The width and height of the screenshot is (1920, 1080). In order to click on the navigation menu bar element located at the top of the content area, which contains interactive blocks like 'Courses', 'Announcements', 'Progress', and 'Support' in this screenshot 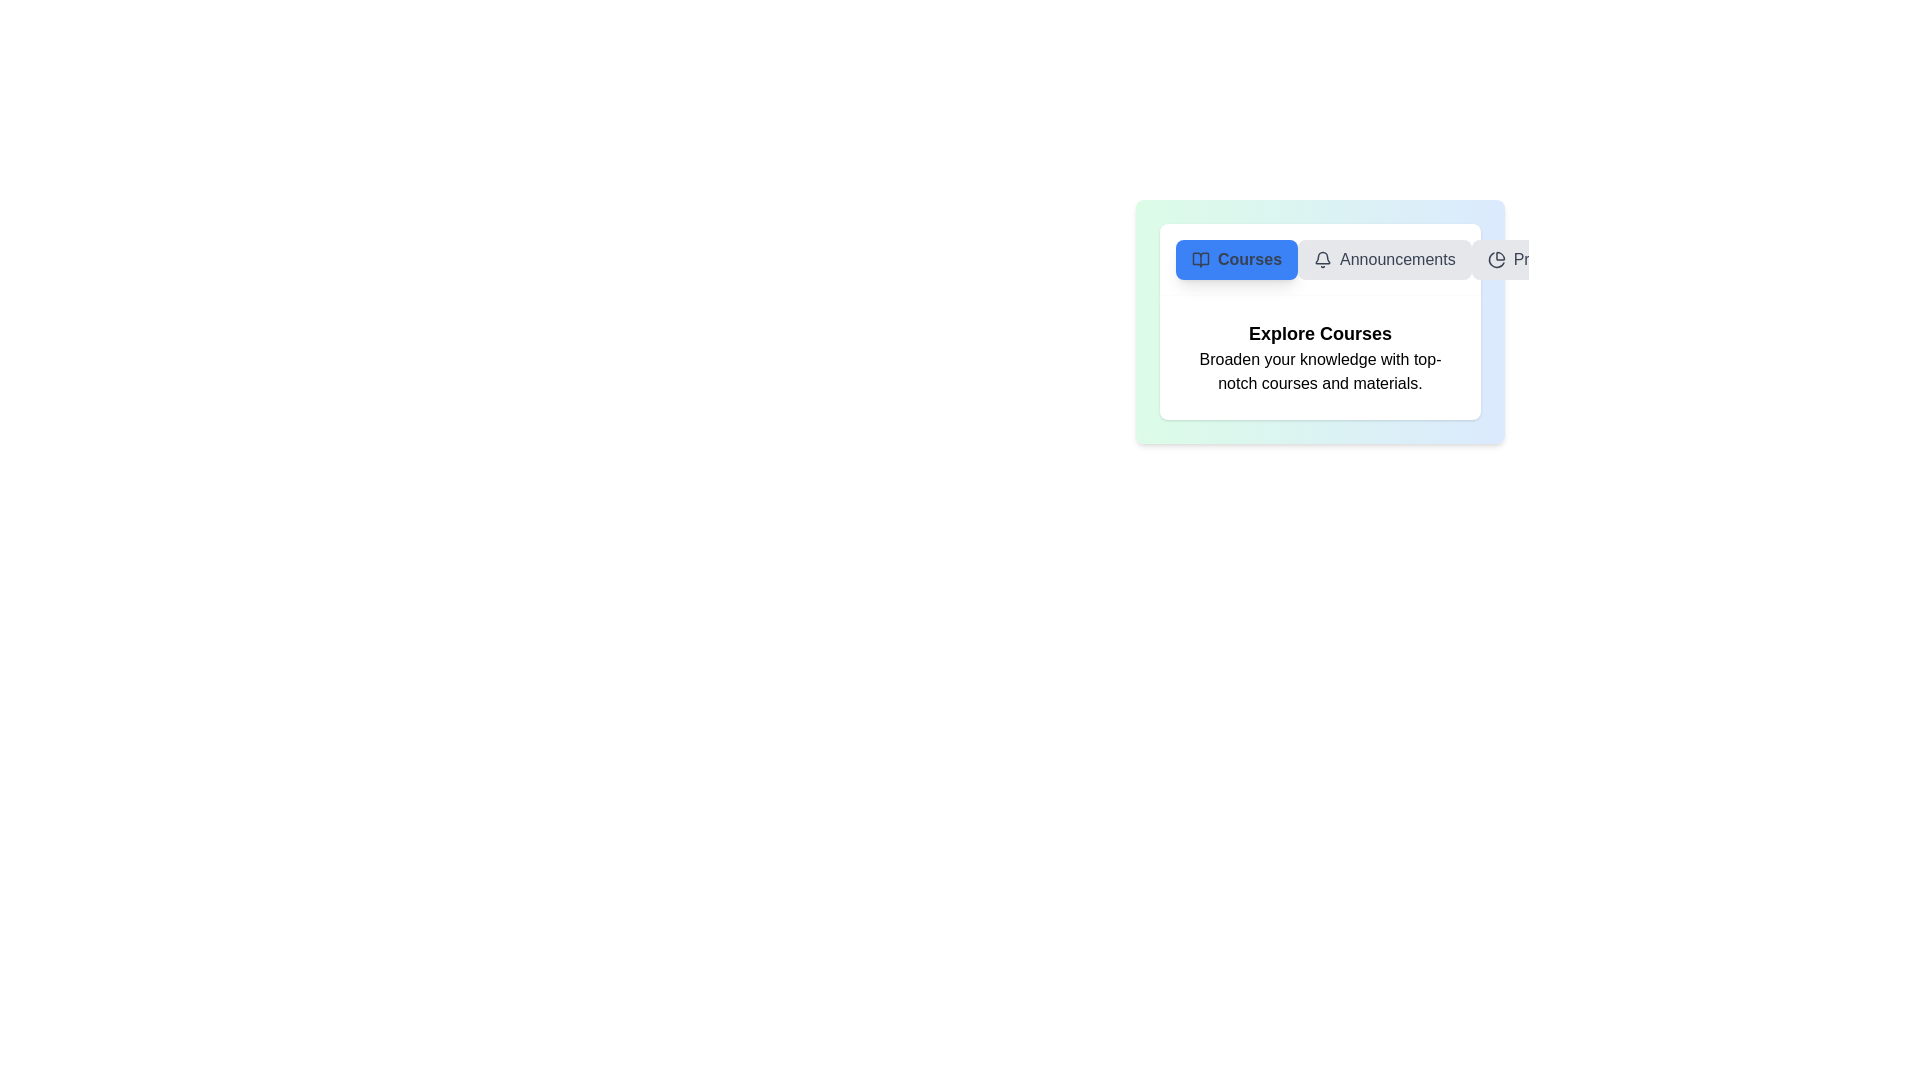, I will do `click(1320, 258)`.